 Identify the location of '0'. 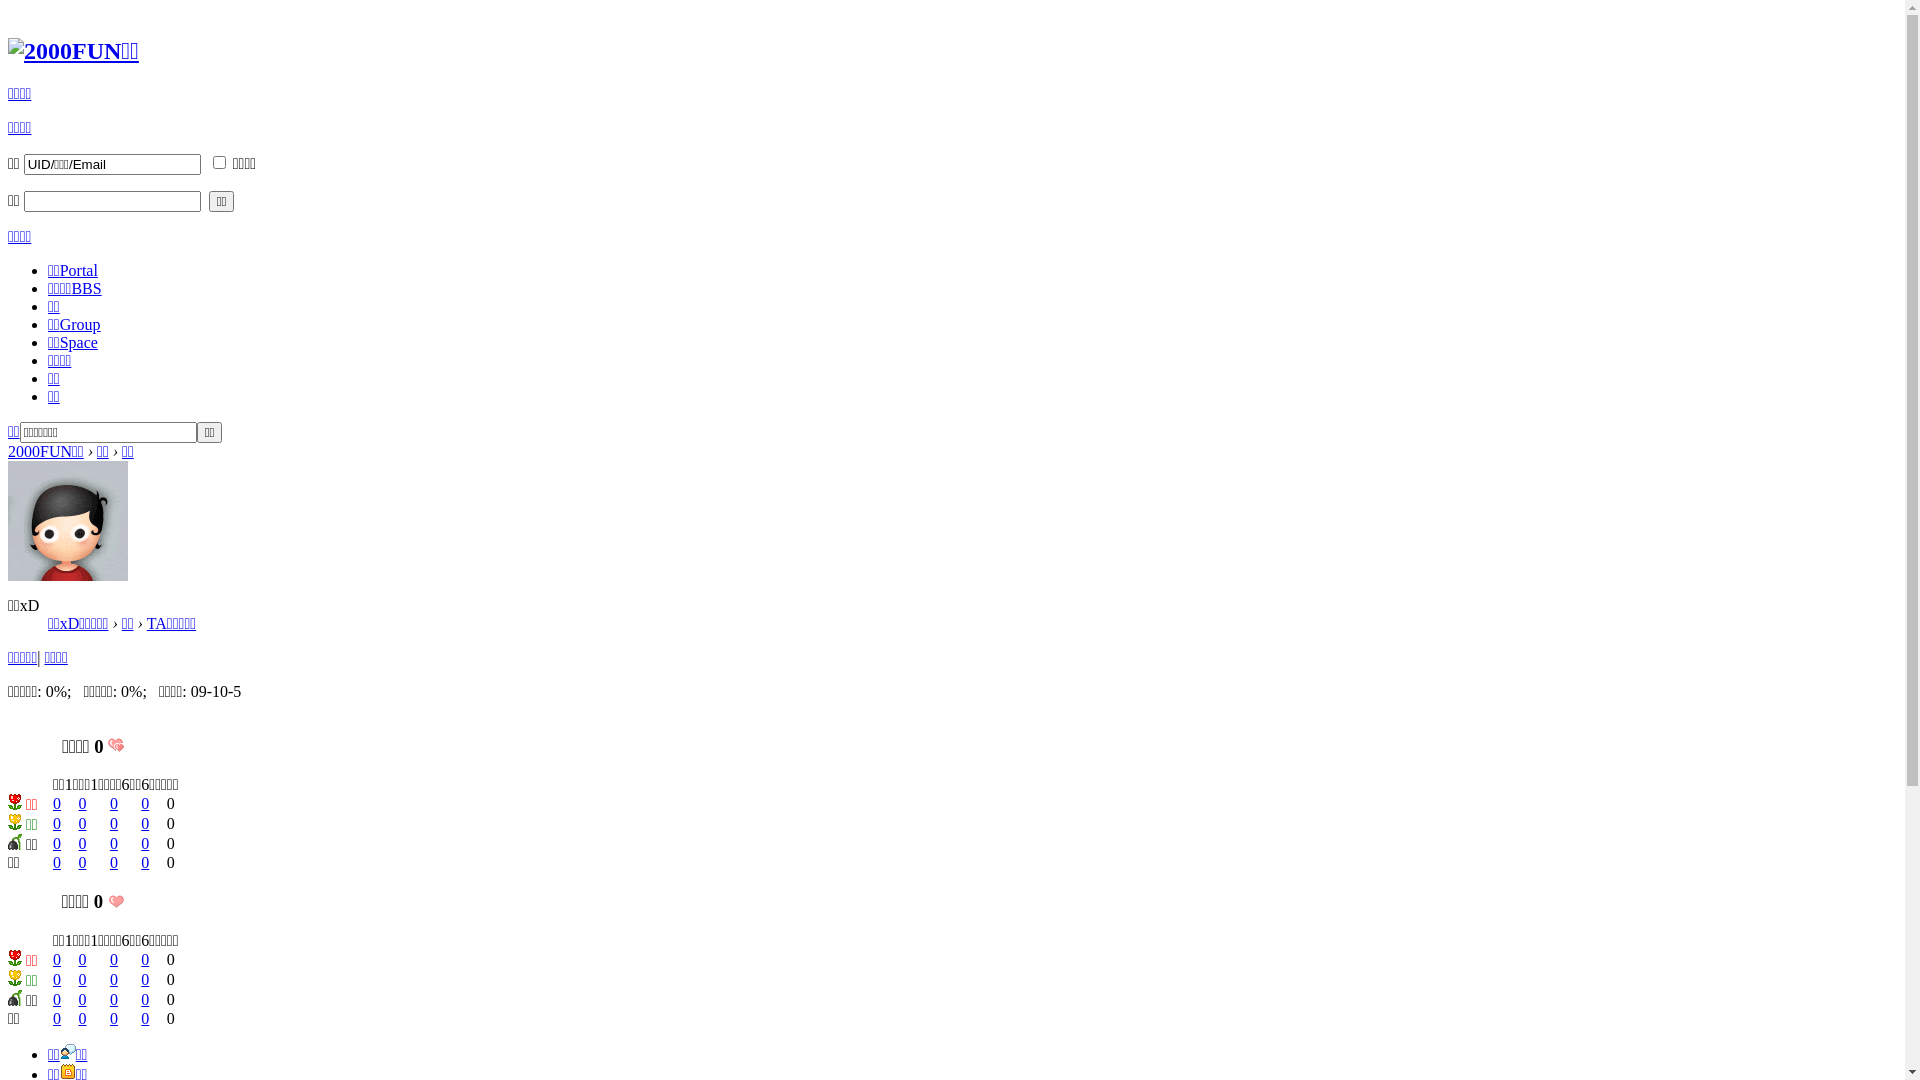
(143, 958).